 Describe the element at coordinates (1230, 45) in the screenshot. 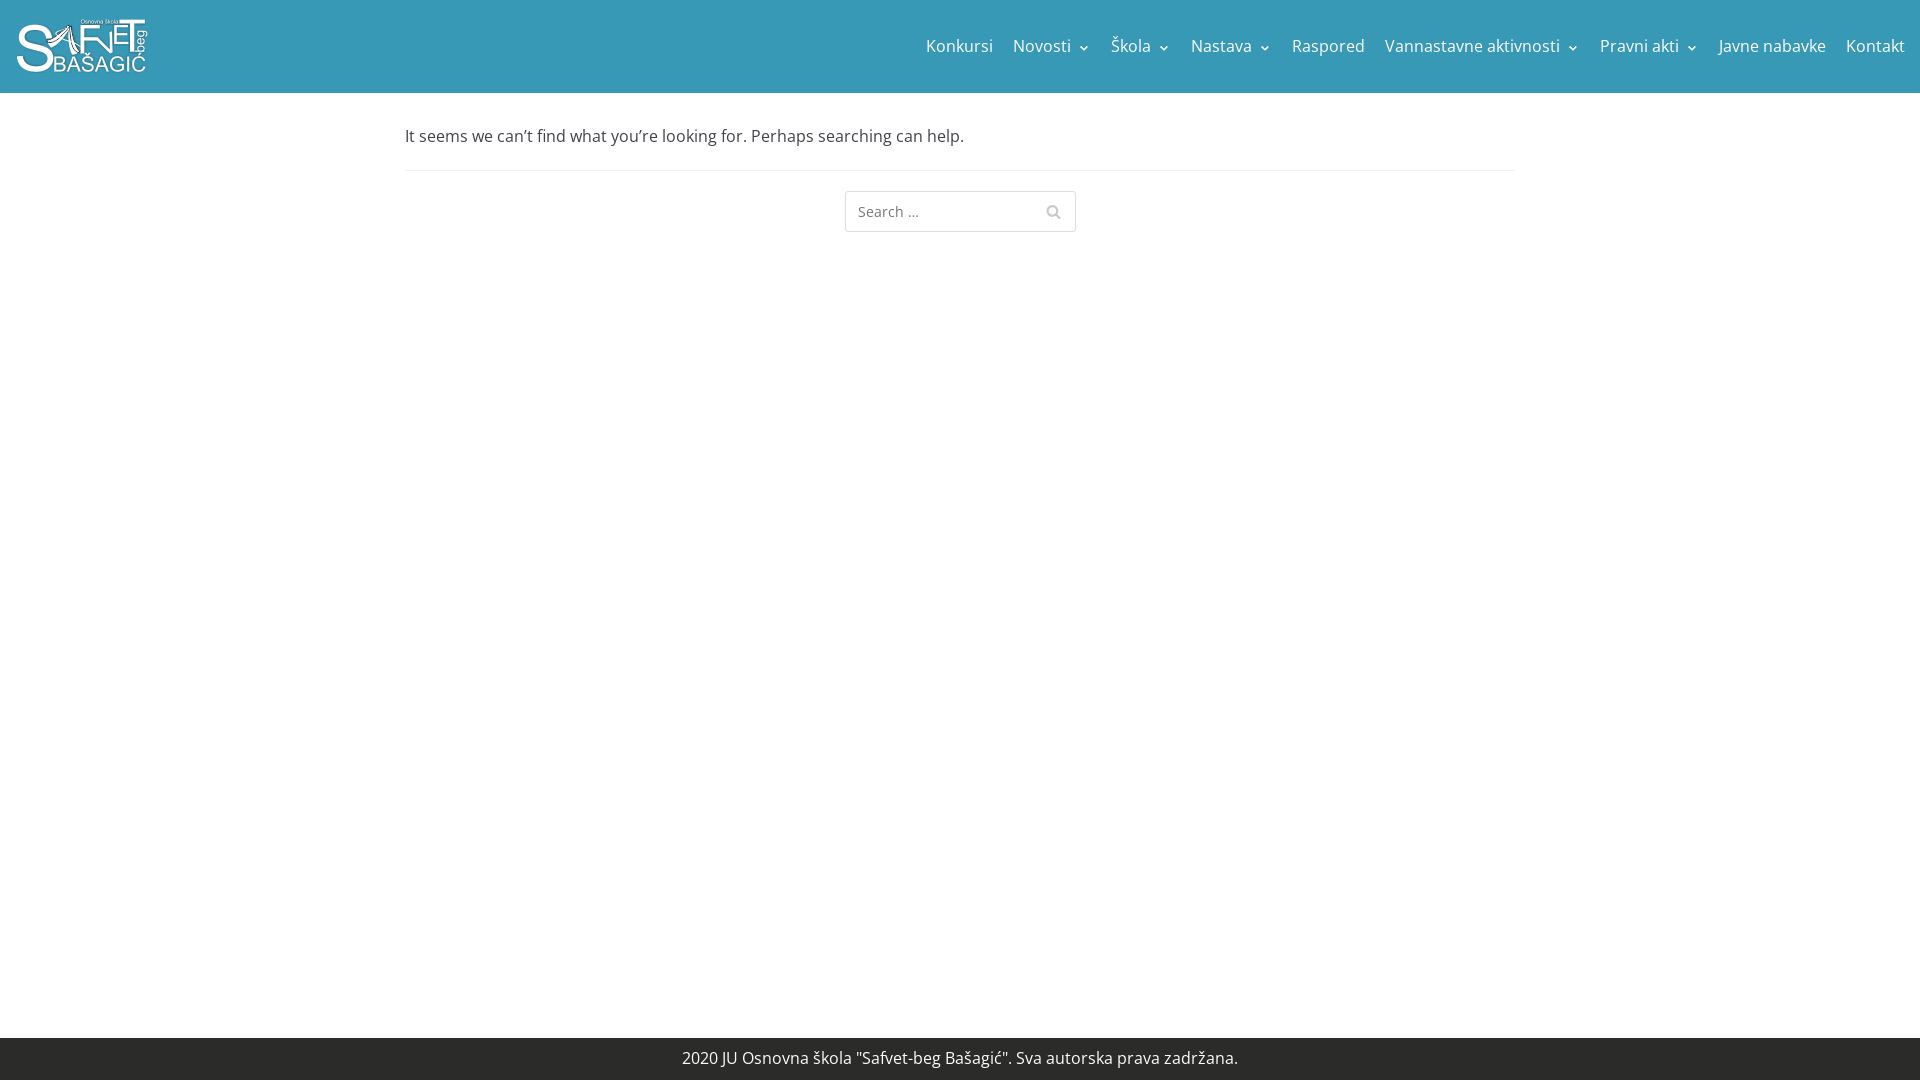

I see `'Nastava'` at that location.